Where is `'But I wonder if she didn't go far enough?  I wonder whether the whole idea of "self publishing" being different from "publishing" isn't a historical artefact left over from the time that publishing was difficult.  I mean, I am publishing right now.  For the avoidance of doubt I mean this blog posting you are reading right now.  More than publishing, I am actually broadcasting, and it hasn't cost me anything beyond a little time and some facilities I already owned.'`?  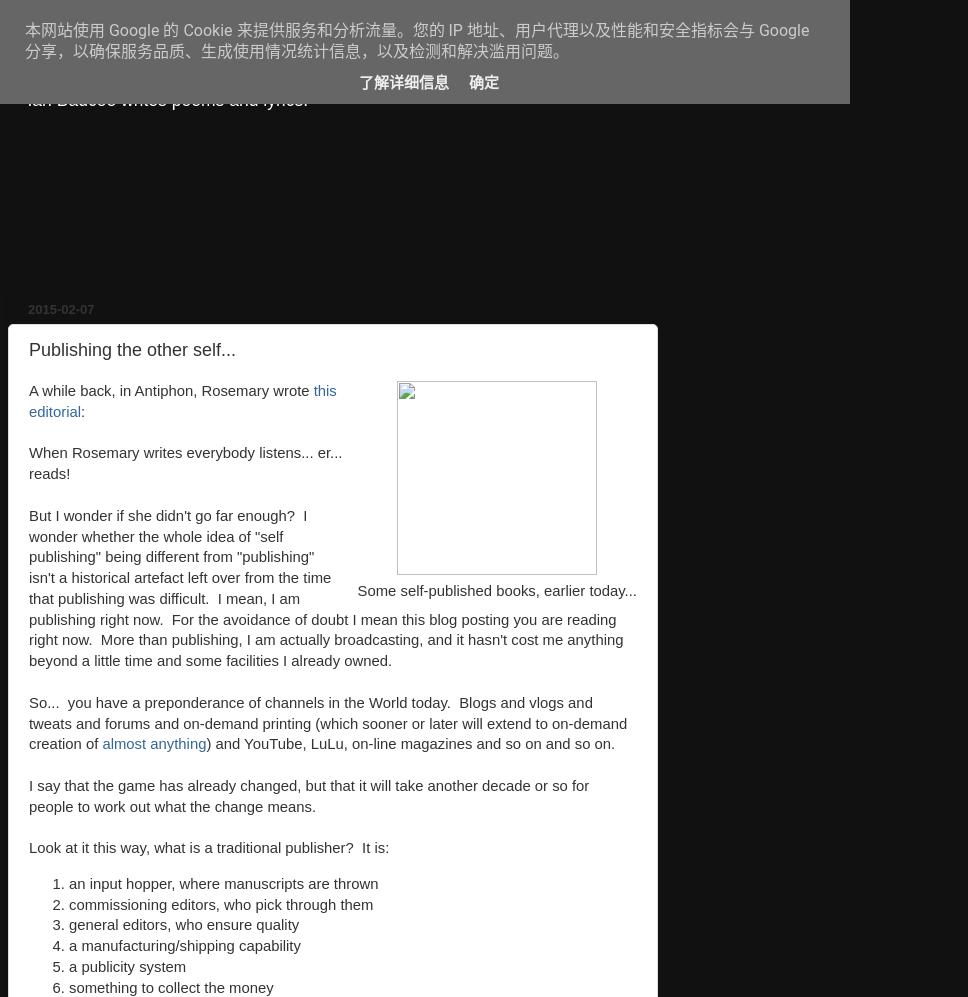
'But I wonder if she didn't go far enough?  I wonder whether the whole idea of "self publishing" being different from "publishing" isn't a historical artefact left over from the time that publishing was difficult.  I mean, I am publishing right now.  For the avoidance of doubt I mean this blog posting you are reading right now.  More than publishing, I am actually broadcasting, and it hasn't cost me anything beyond a little time and some facilities I already owned.' is located at coordinates (29, 588).